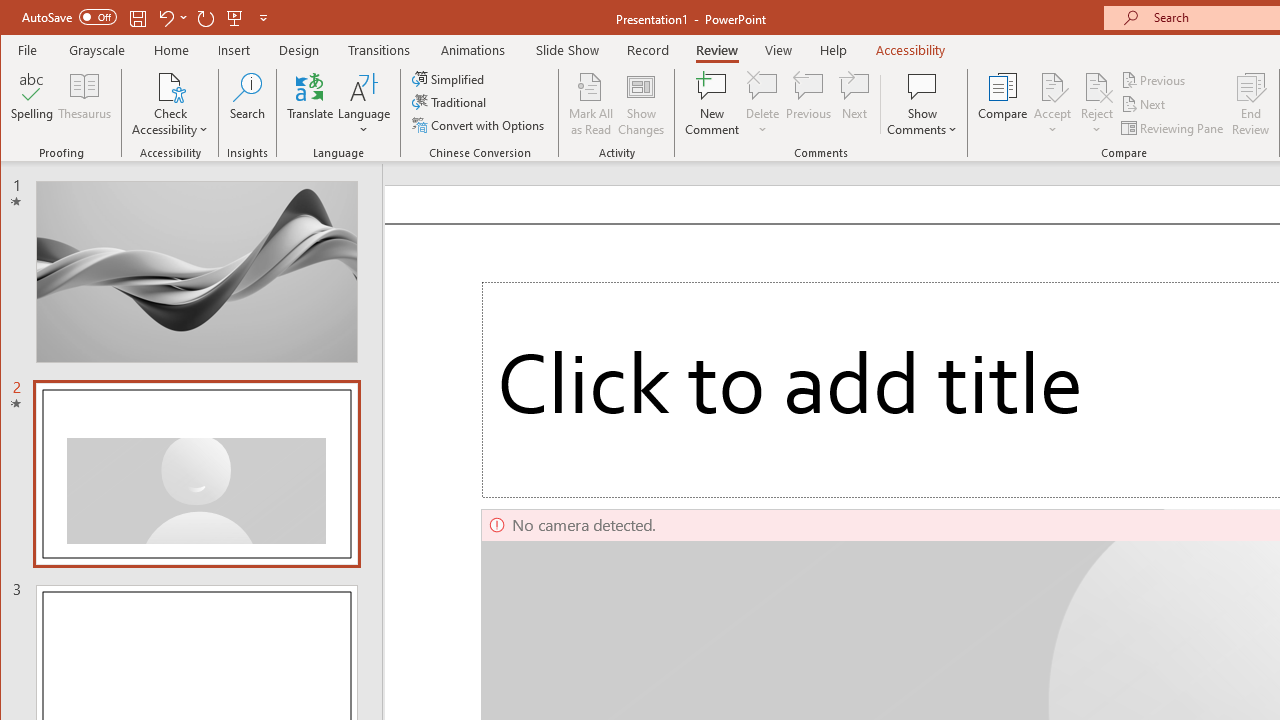  I want to click on 'Compare', so click(1002, 104).